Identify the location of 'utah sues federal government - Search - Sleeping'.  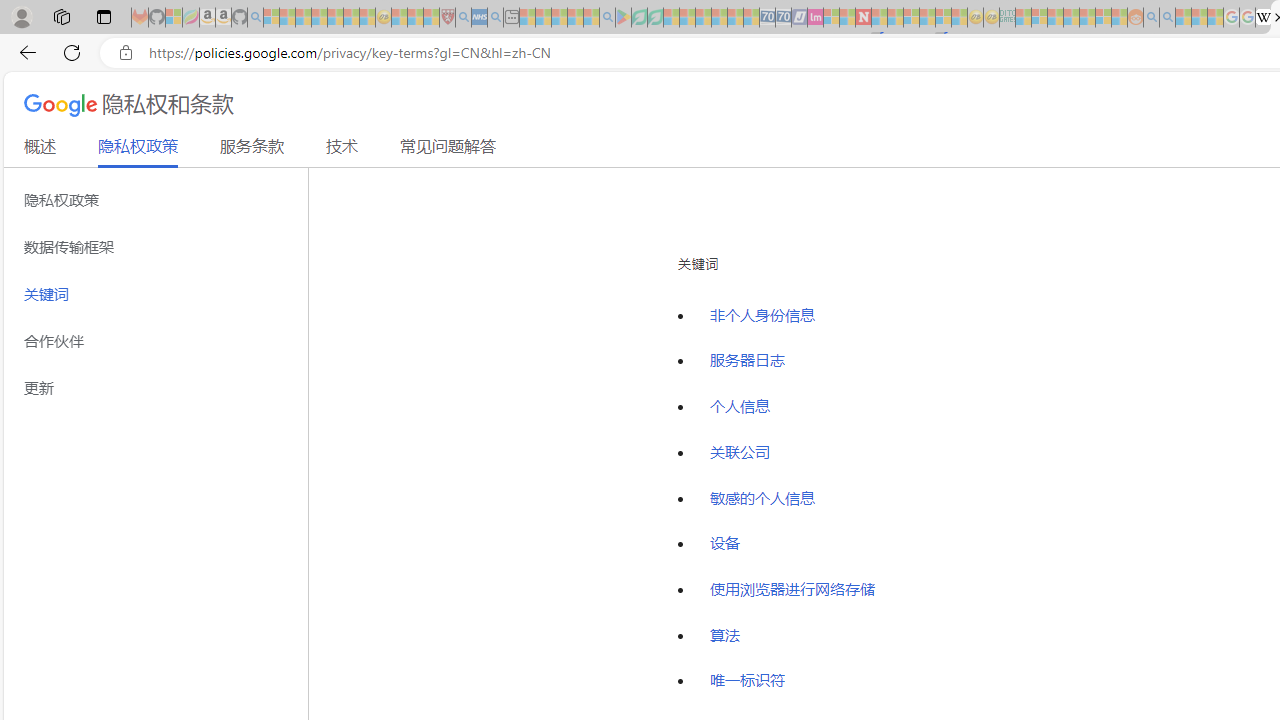
(495, 17).